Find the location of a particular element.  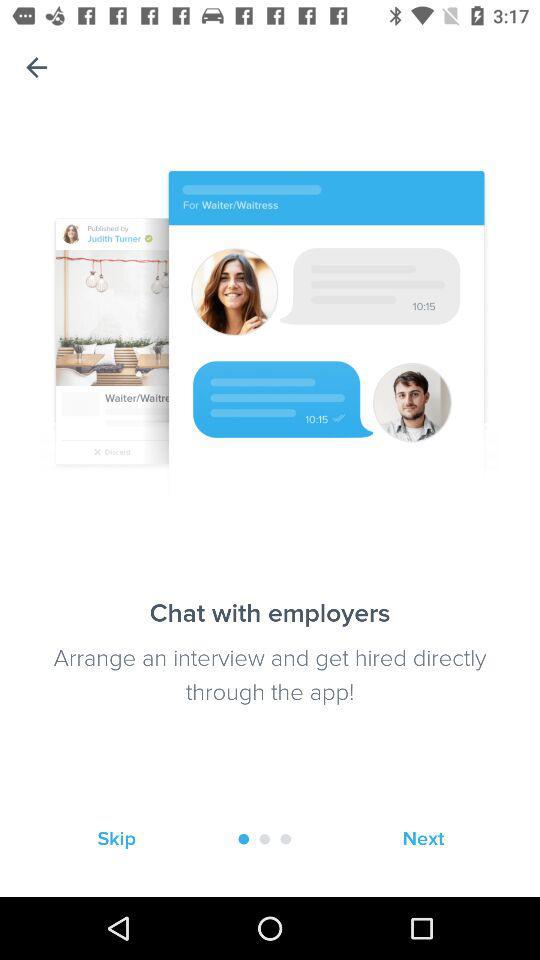

the icon below the arrange an interview is located at coordinates (422, 839).